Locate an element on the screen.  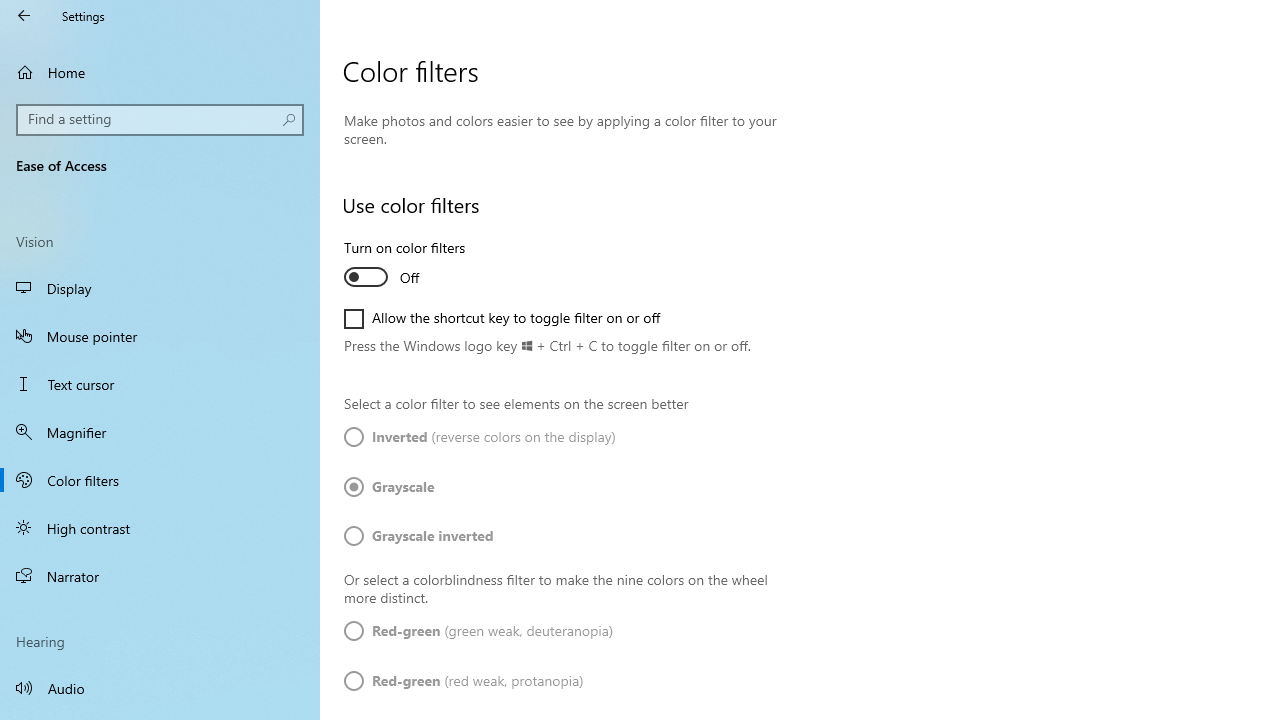
'Home' is located at coordinates (160, 71).